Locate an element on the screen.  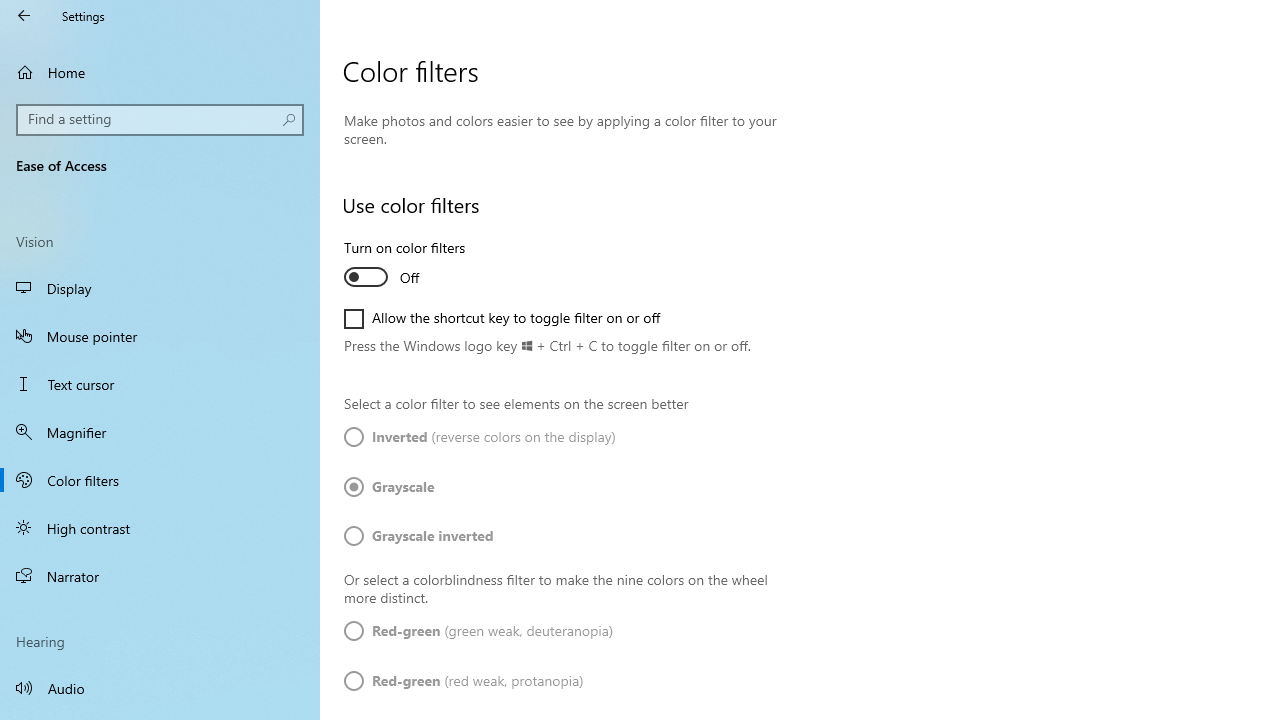
'Home' is located at coordinates (160, 71).